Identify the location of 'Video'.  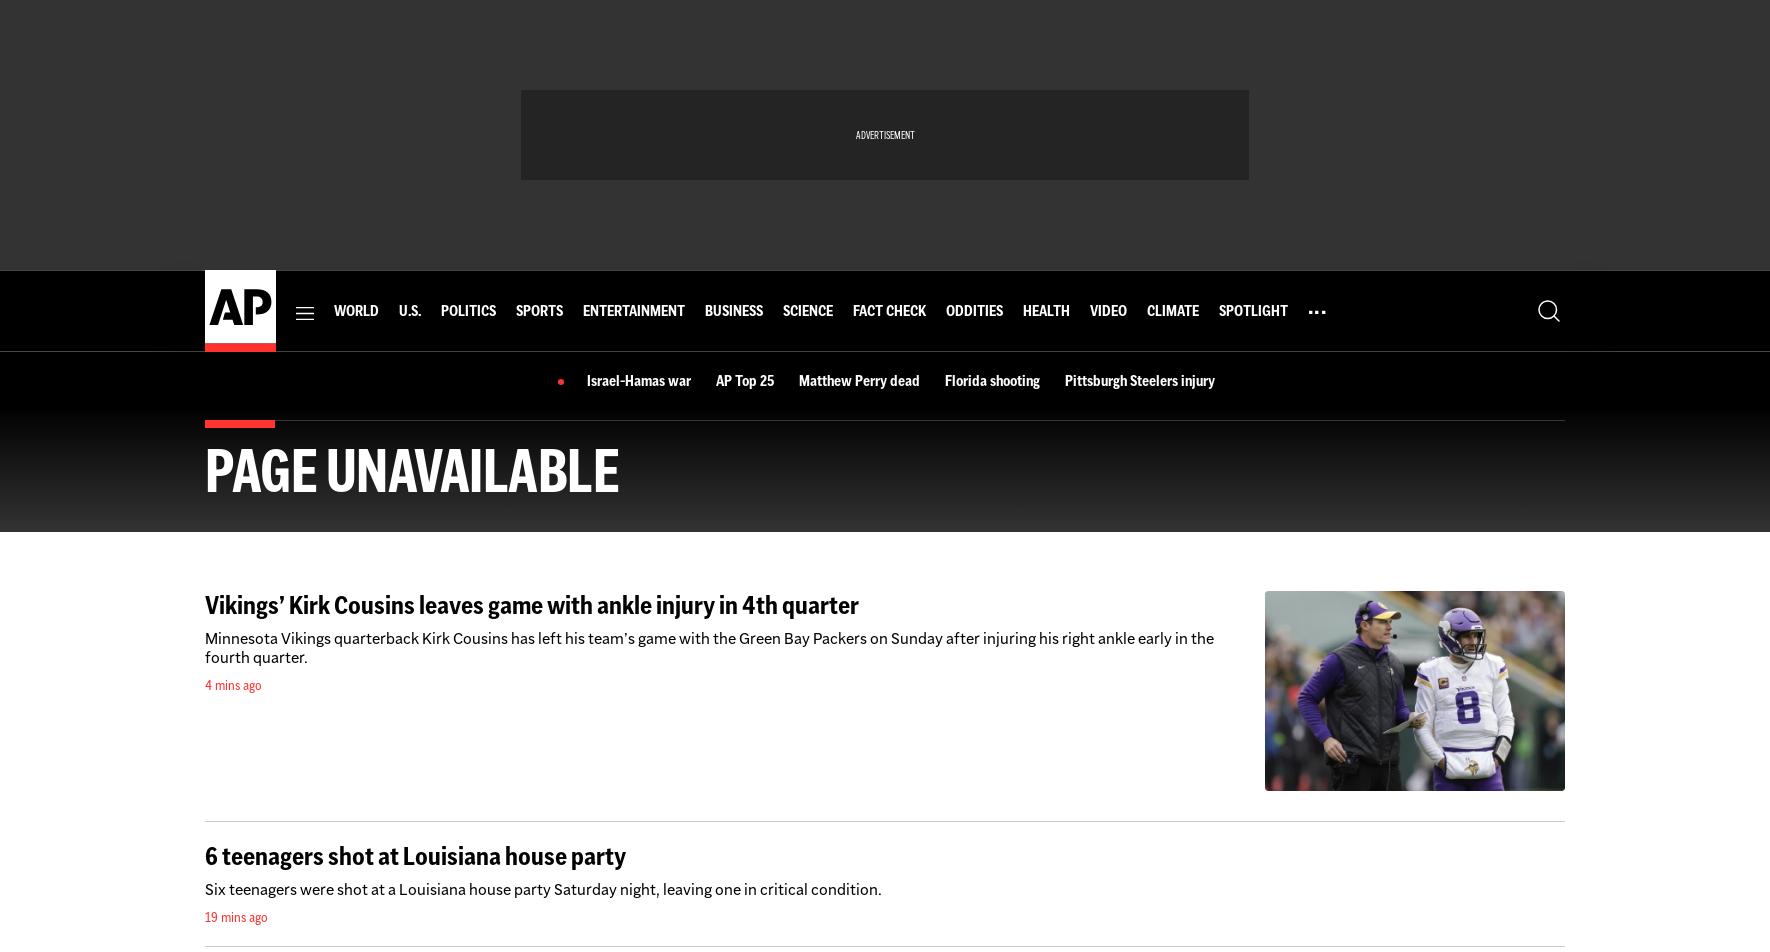
(1089, 311).